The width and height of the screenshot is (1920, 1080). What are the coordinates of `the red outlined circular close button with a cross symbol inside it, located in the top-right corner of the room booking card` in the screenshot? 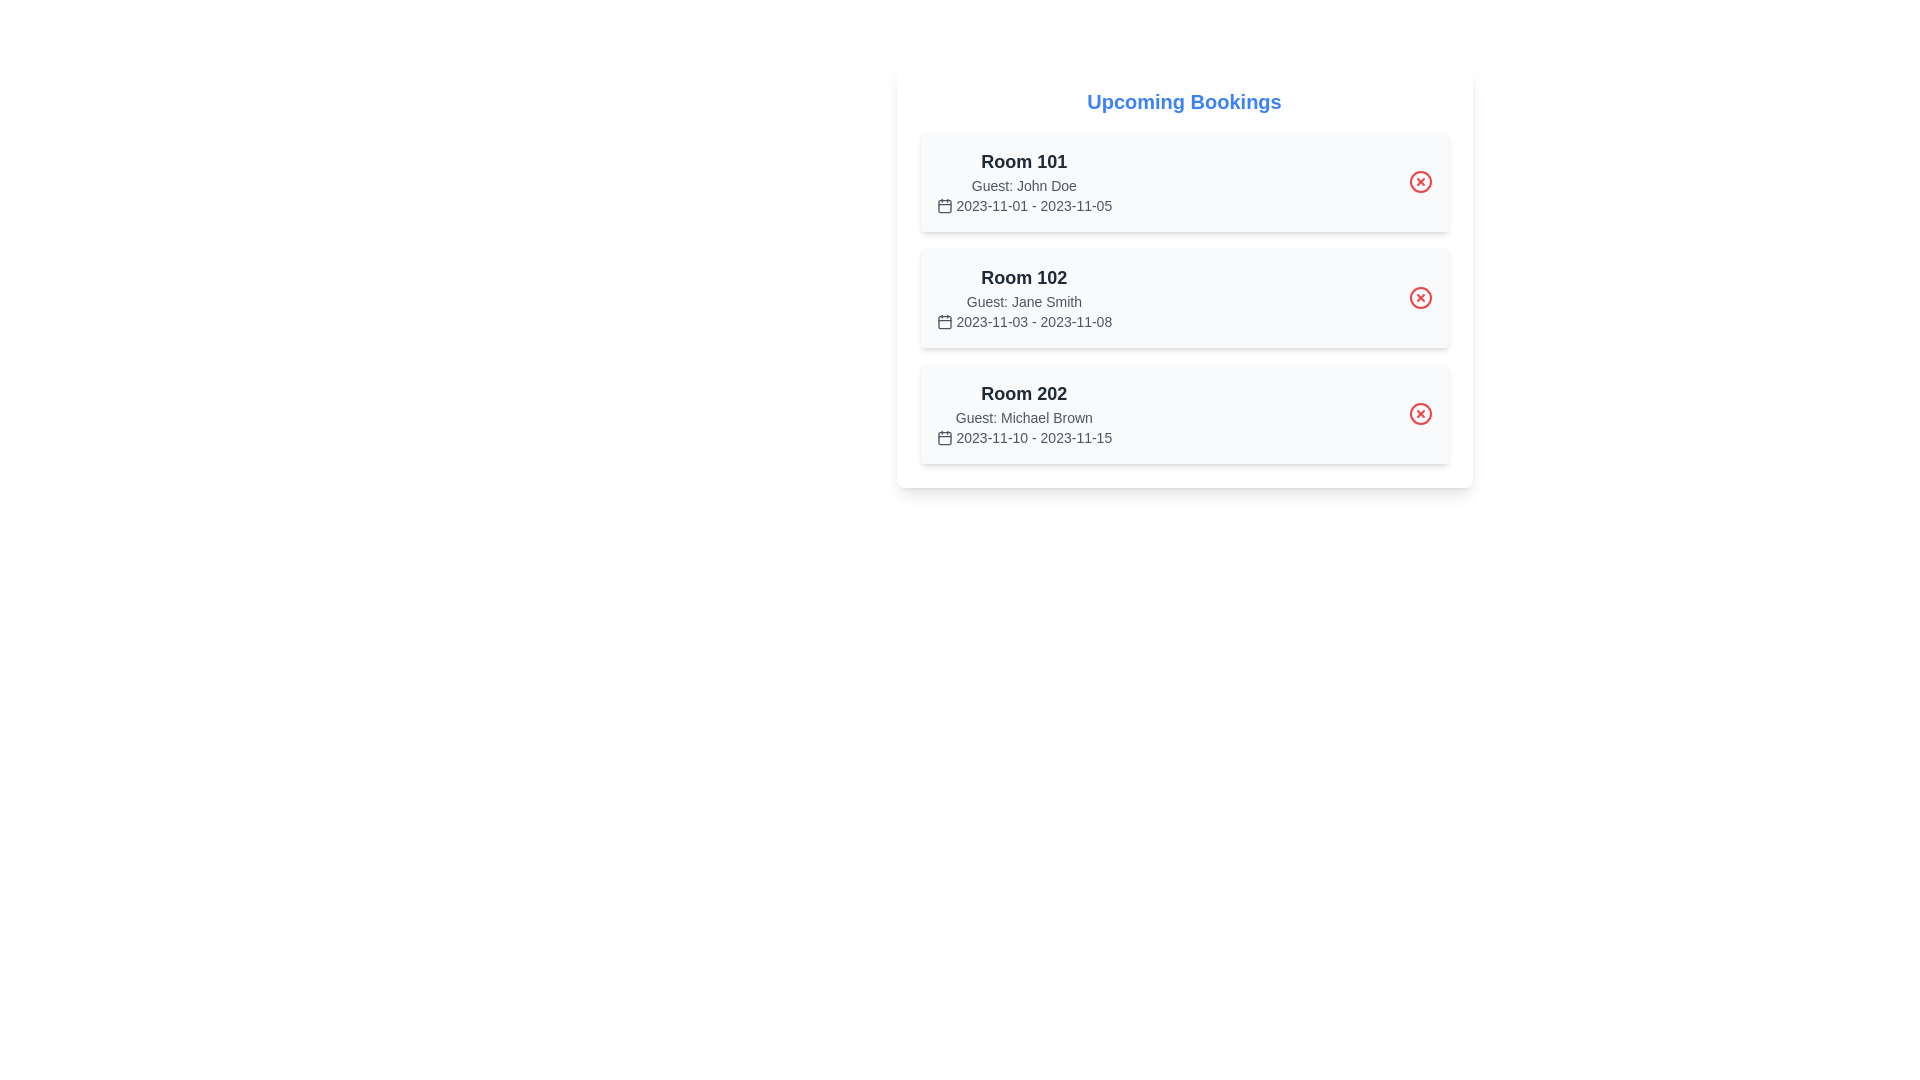 It's located at (1419, 412).